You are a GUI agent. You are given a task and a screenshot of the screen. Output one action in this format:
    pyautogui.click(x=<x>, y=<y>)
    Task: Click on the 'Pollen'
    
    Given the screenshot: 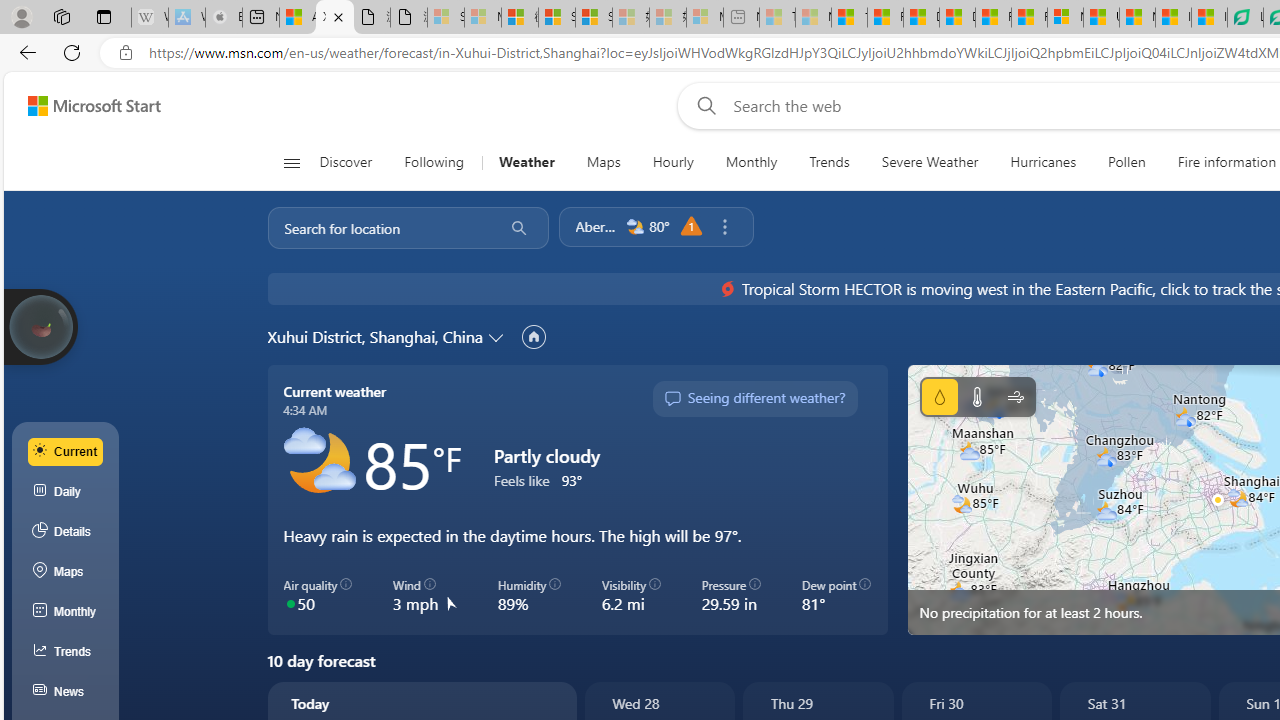 What is the action you would take?
    pyautogui.click(x=1127, y=162)
    